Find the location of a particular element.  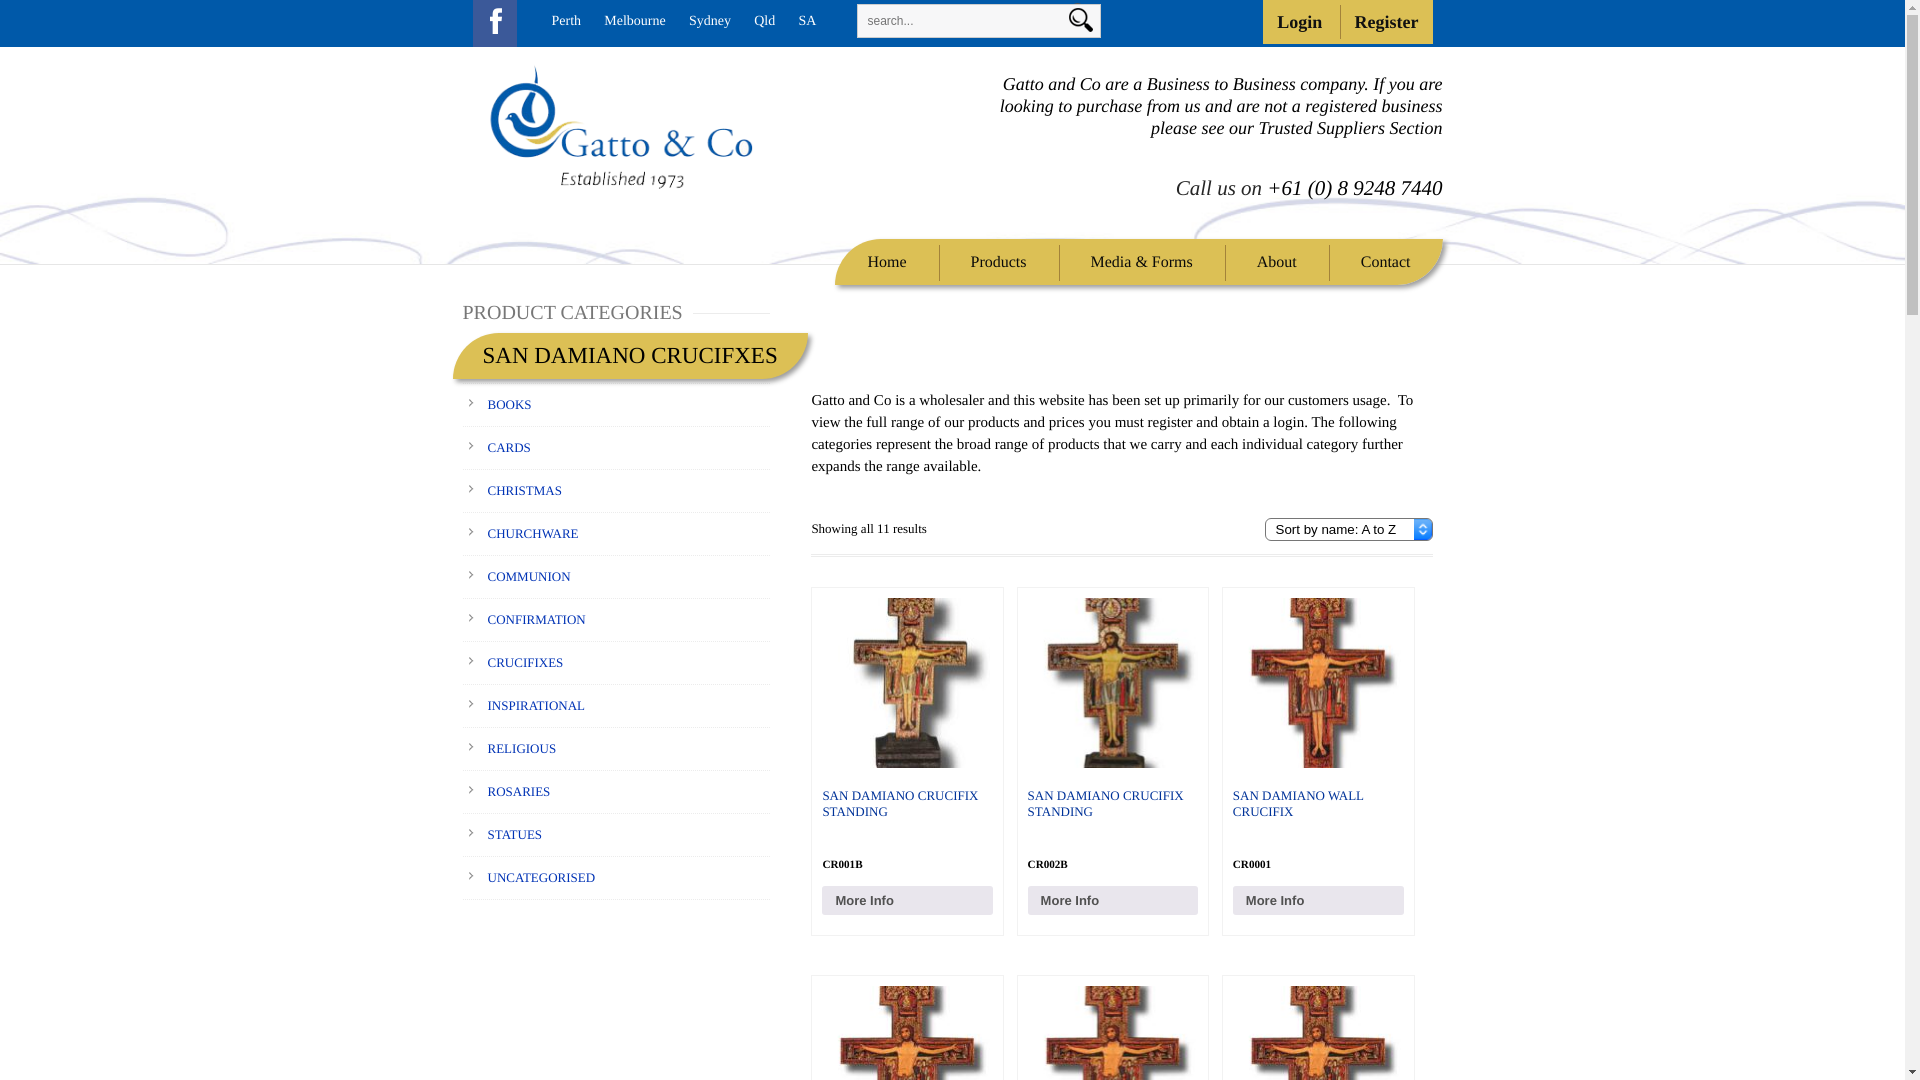

'Products' is located at coordinates (953, 261).